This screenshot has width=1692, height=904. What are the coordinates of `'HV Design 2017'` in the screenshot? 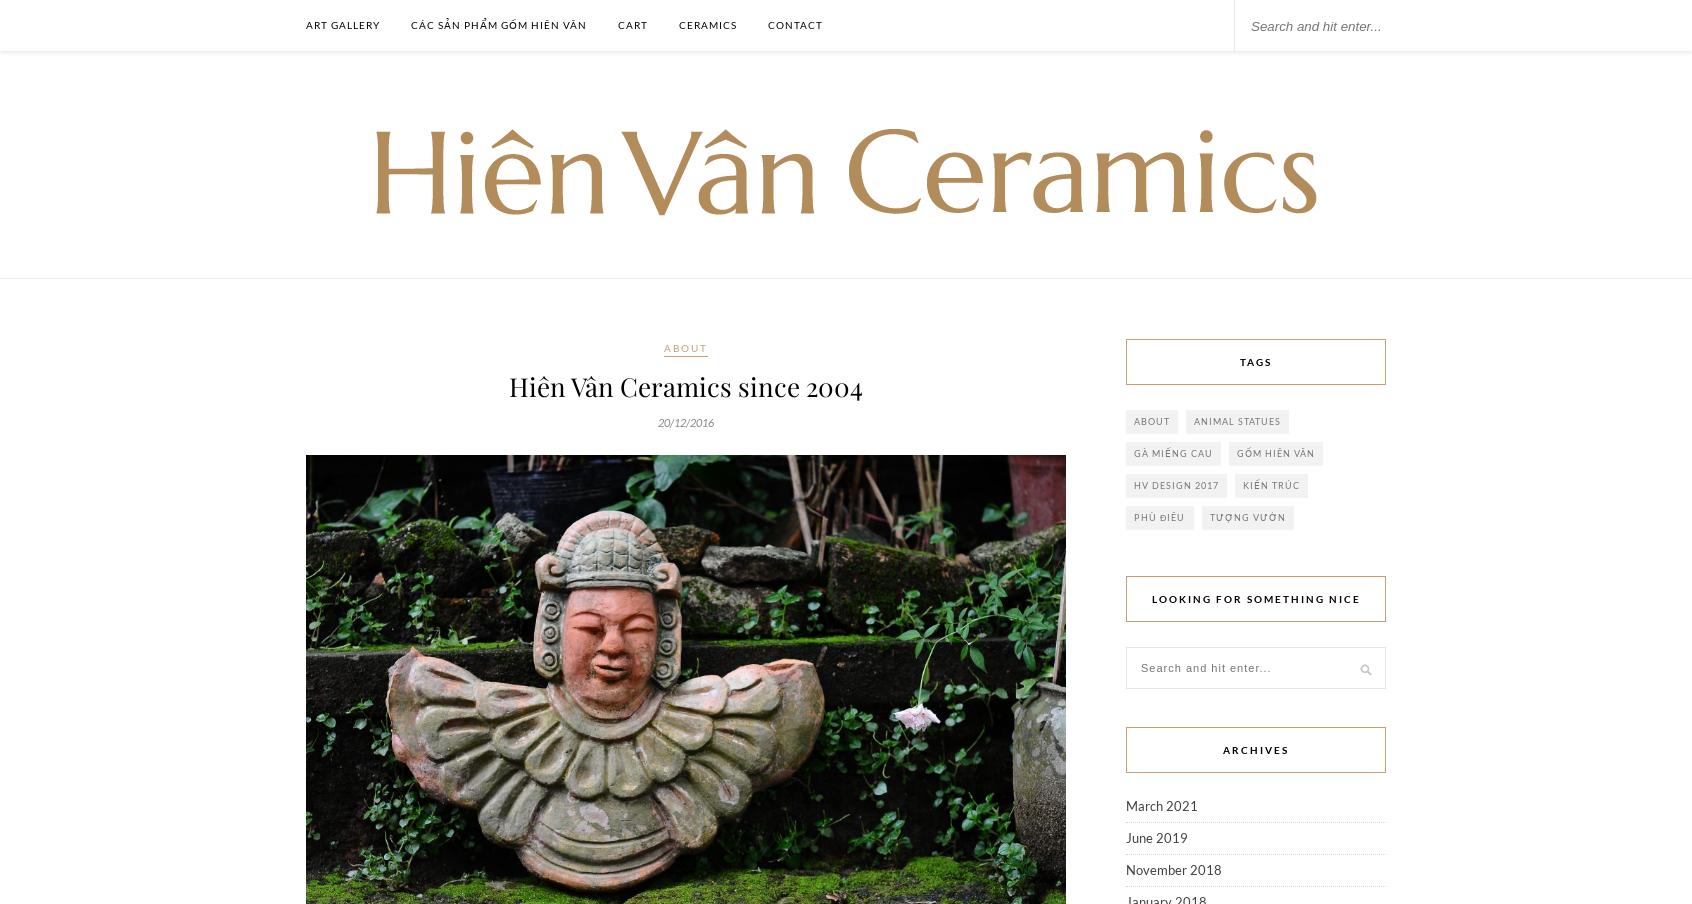 It's located at (1175, 484).